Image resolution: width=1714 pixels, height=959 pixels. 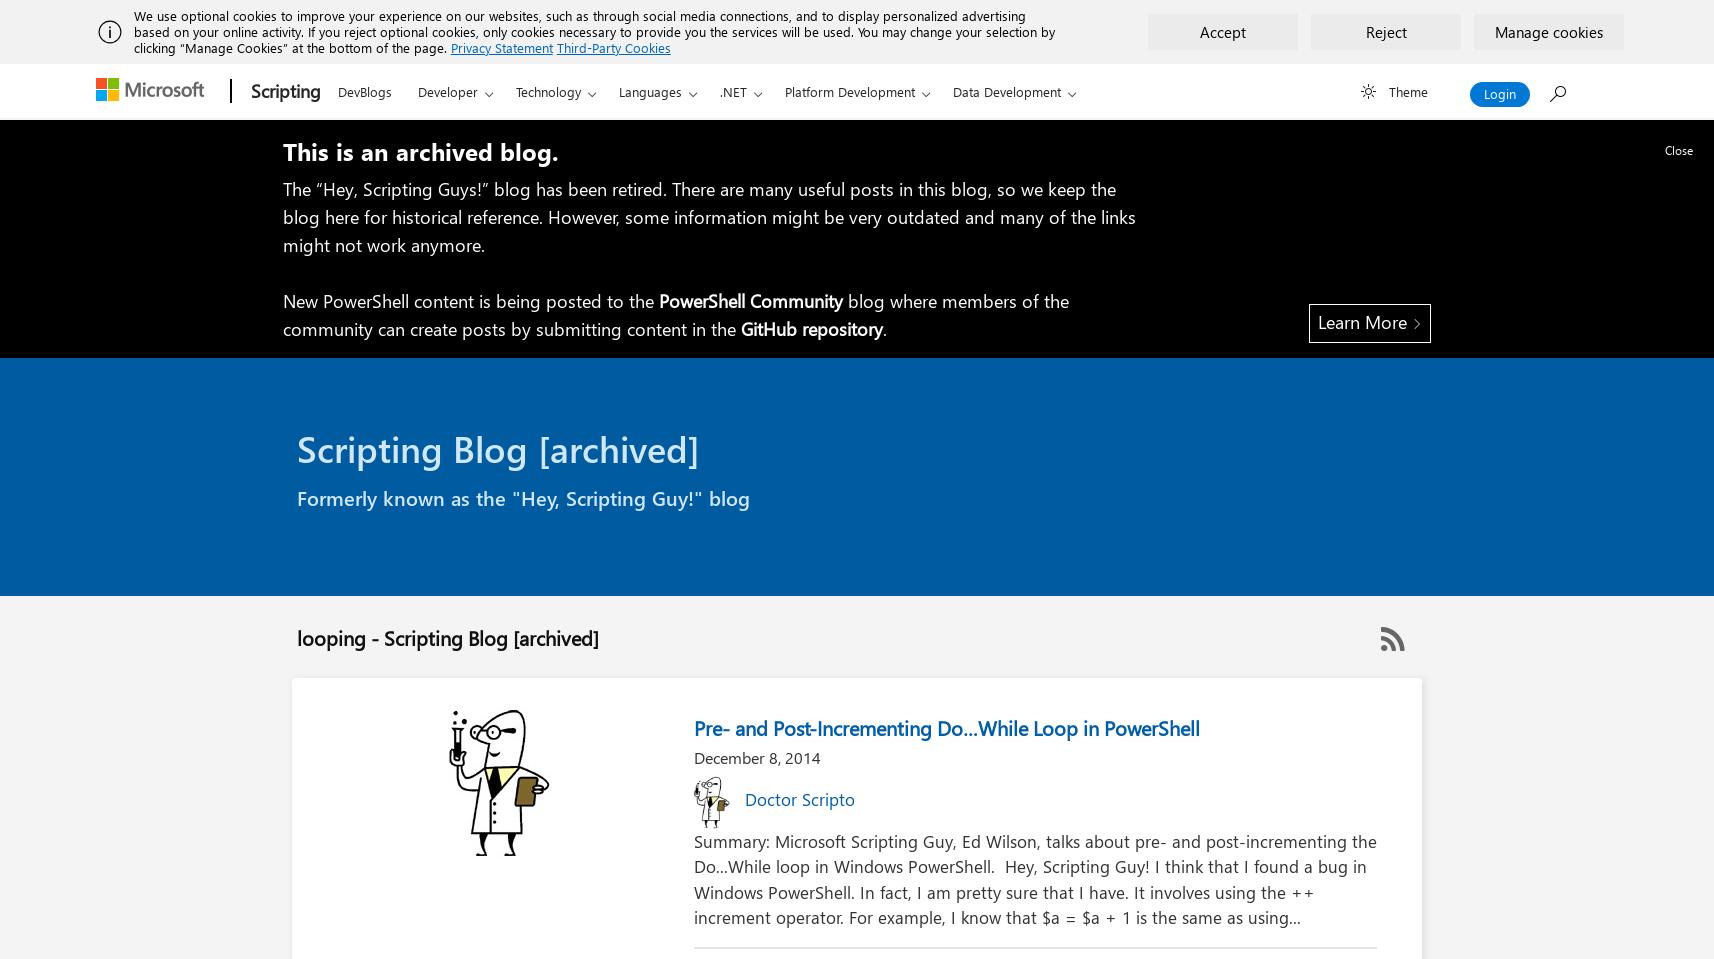 What do you see at coordinates (1385, 31) in the screenshot?
I see `'Reject'` at bounding box center [1385, 31].